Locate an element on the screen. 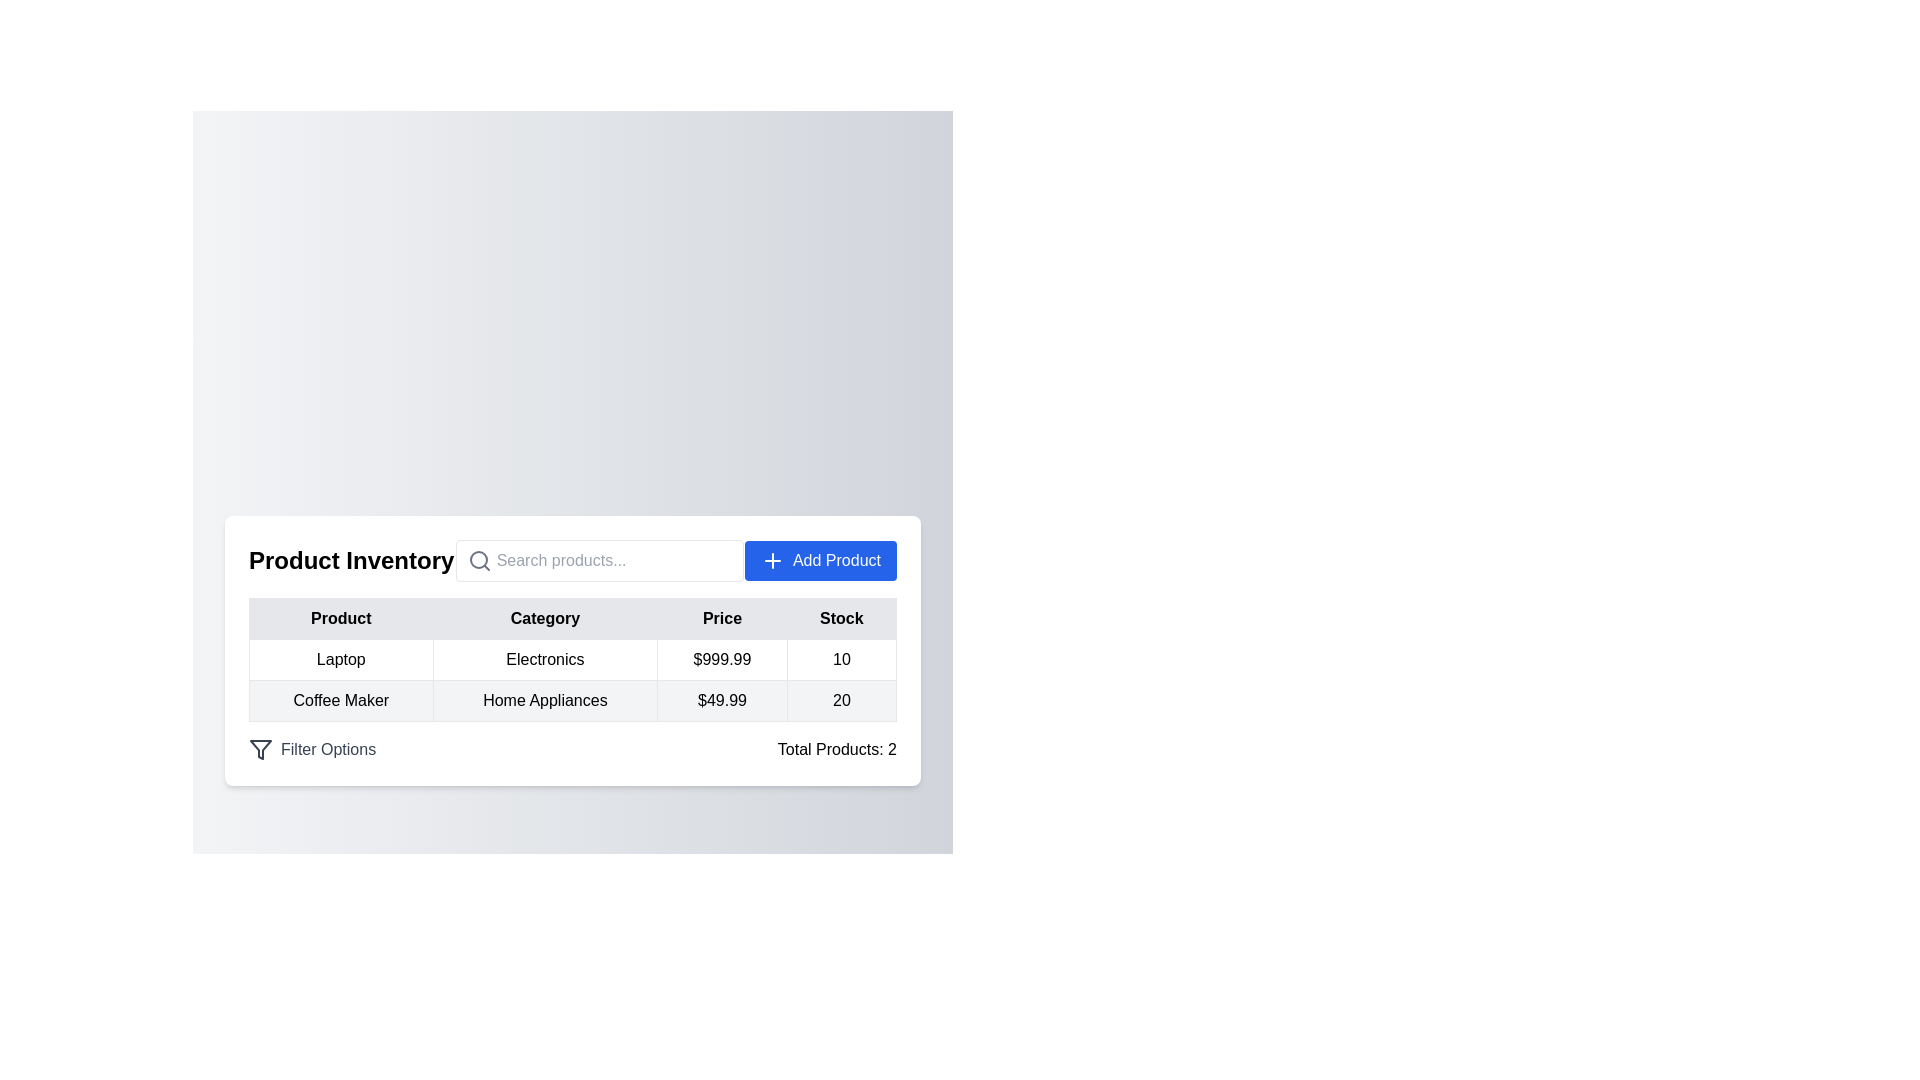  the 'Home Appliances' category label in the second row of the table is located at coordinates (545, 700).